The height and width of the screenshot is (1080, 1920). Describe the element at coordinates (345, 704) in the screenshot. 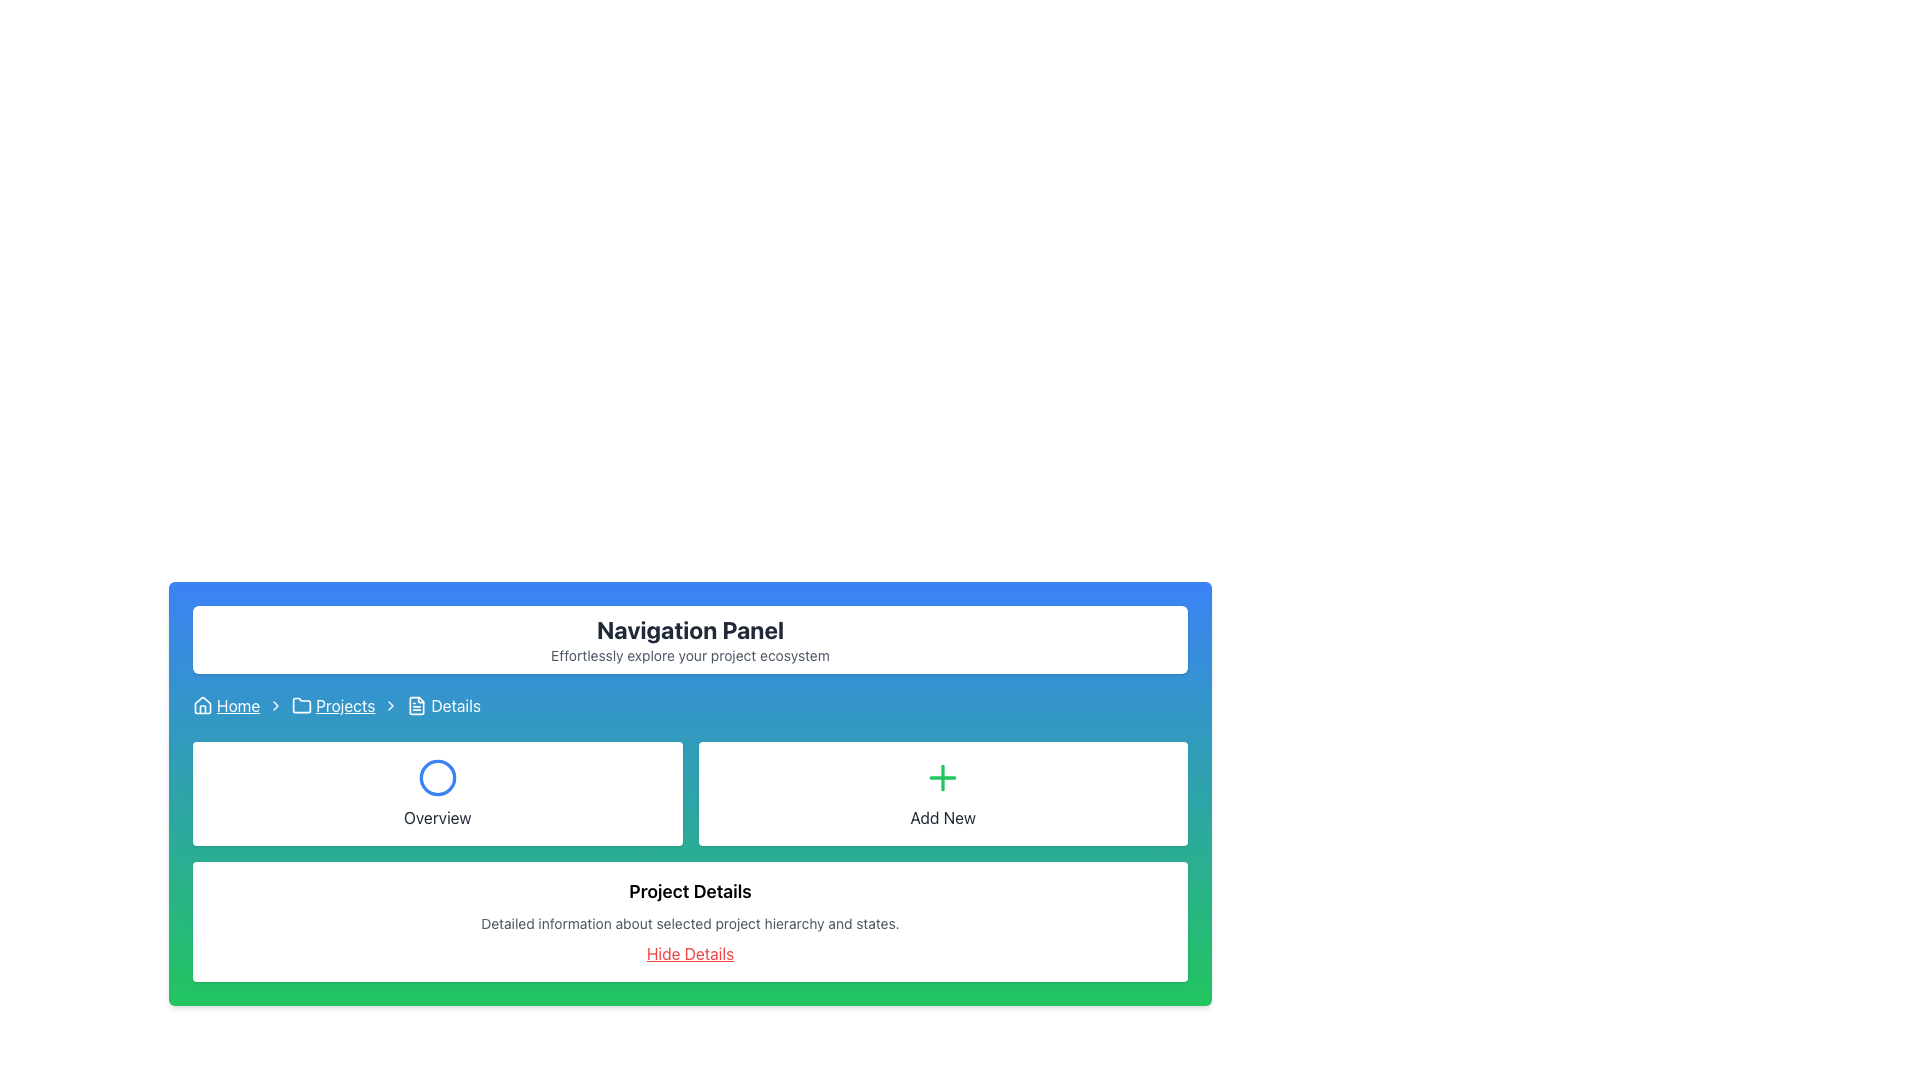

I see `the 'Projects' hyperlink, which is the second breadcrumb in the navigation links` at that location.